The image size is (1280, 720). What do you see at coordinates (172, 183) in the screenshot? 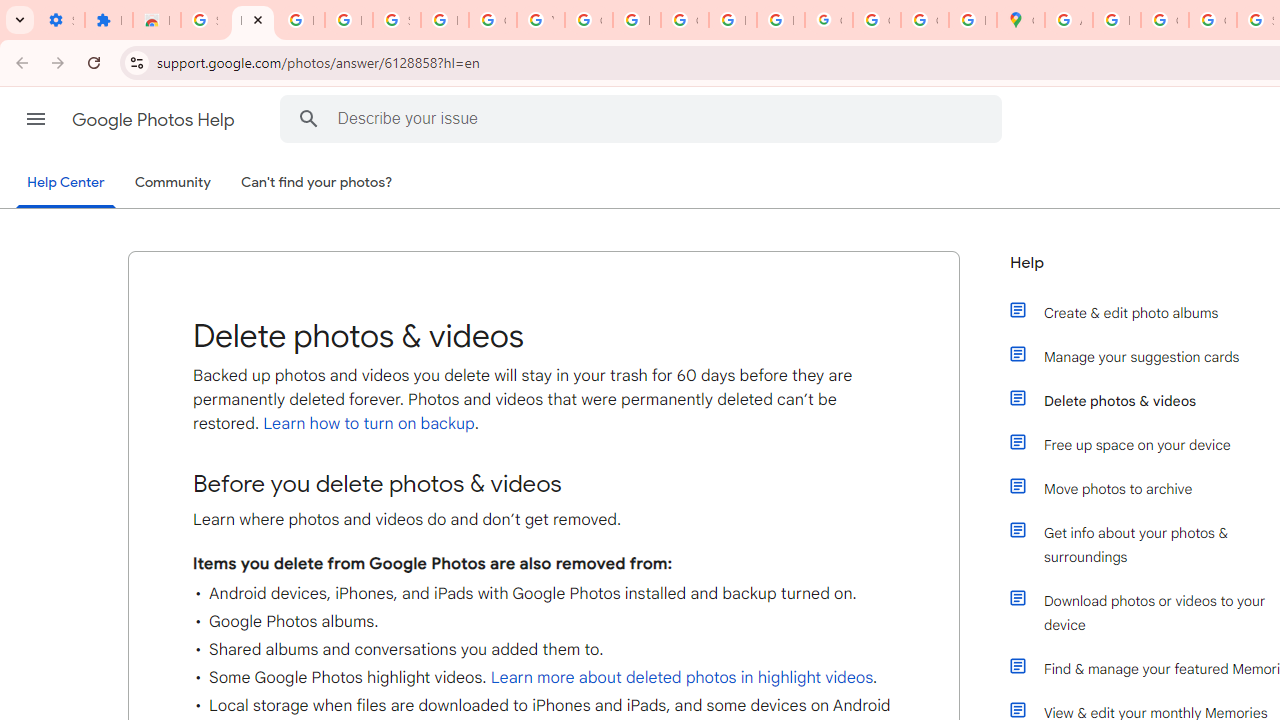
I see `'Community'` at bounding box center [172, 183].